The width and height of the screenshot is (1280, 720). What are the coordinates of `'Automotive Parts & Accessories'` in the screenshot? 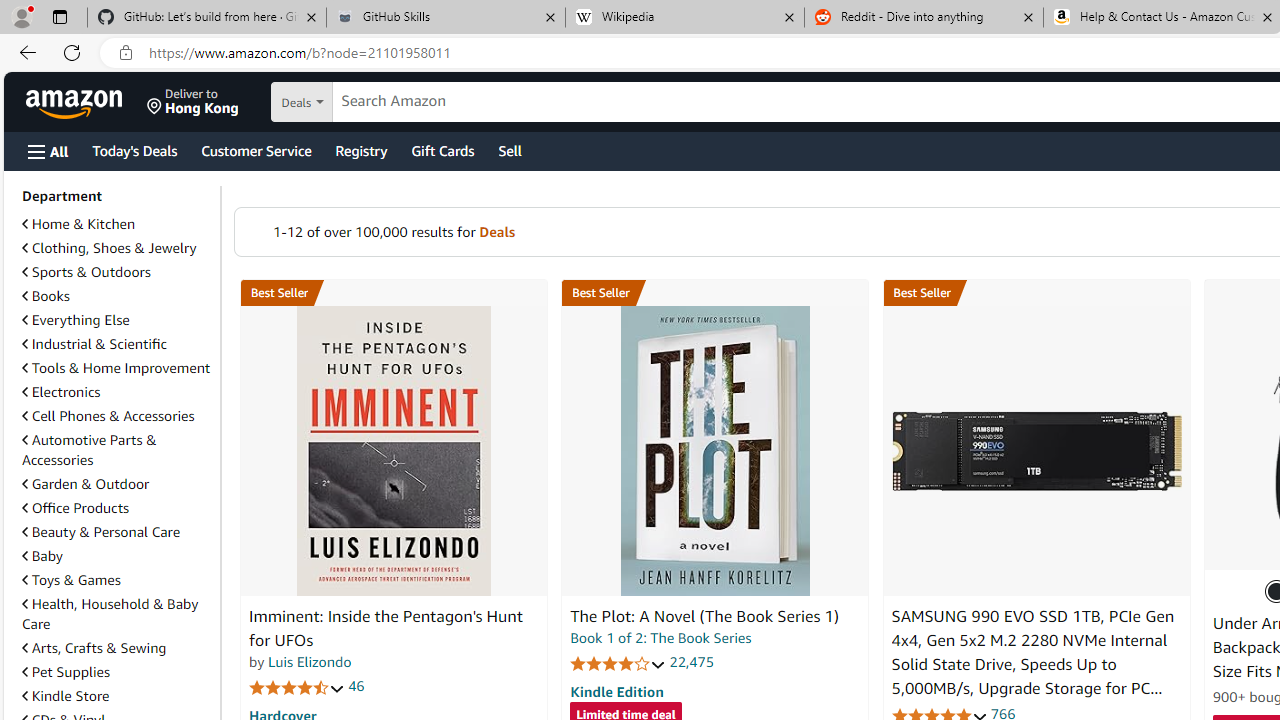 It's located at (116, 450).